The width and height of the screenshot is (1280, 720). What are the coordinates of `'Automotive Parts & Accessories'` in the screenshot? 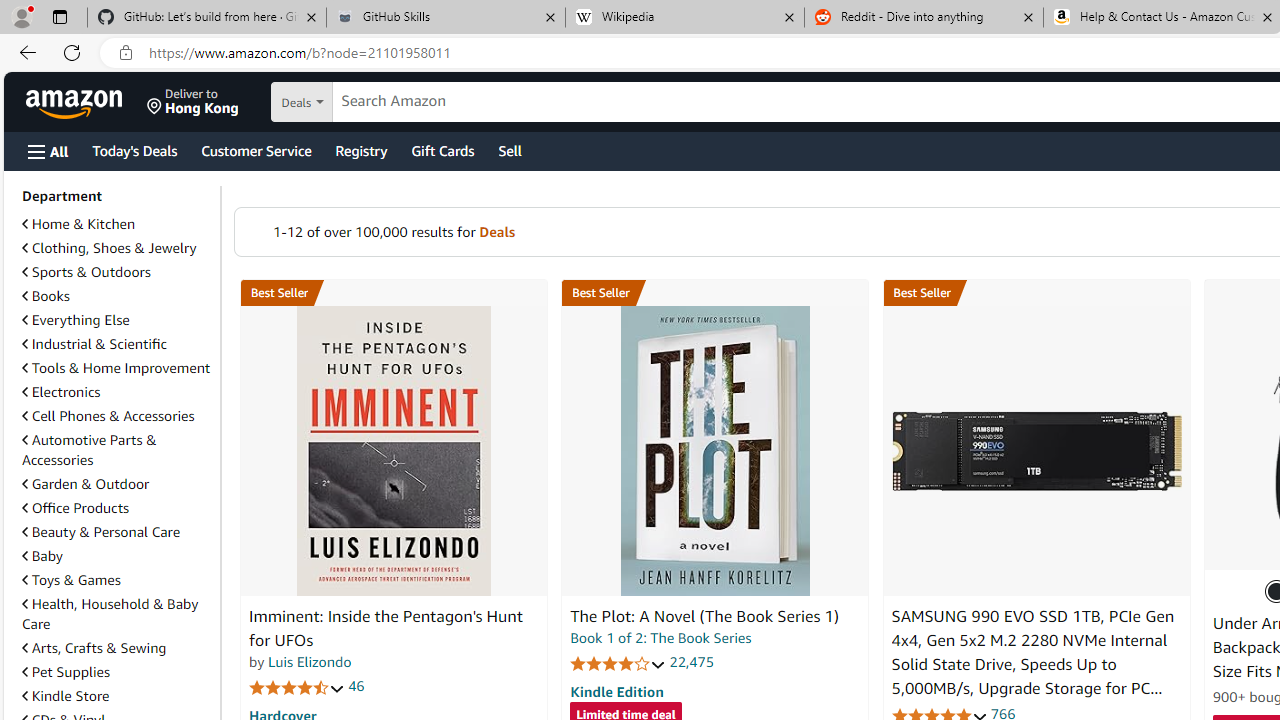 It's located at (116, 450).